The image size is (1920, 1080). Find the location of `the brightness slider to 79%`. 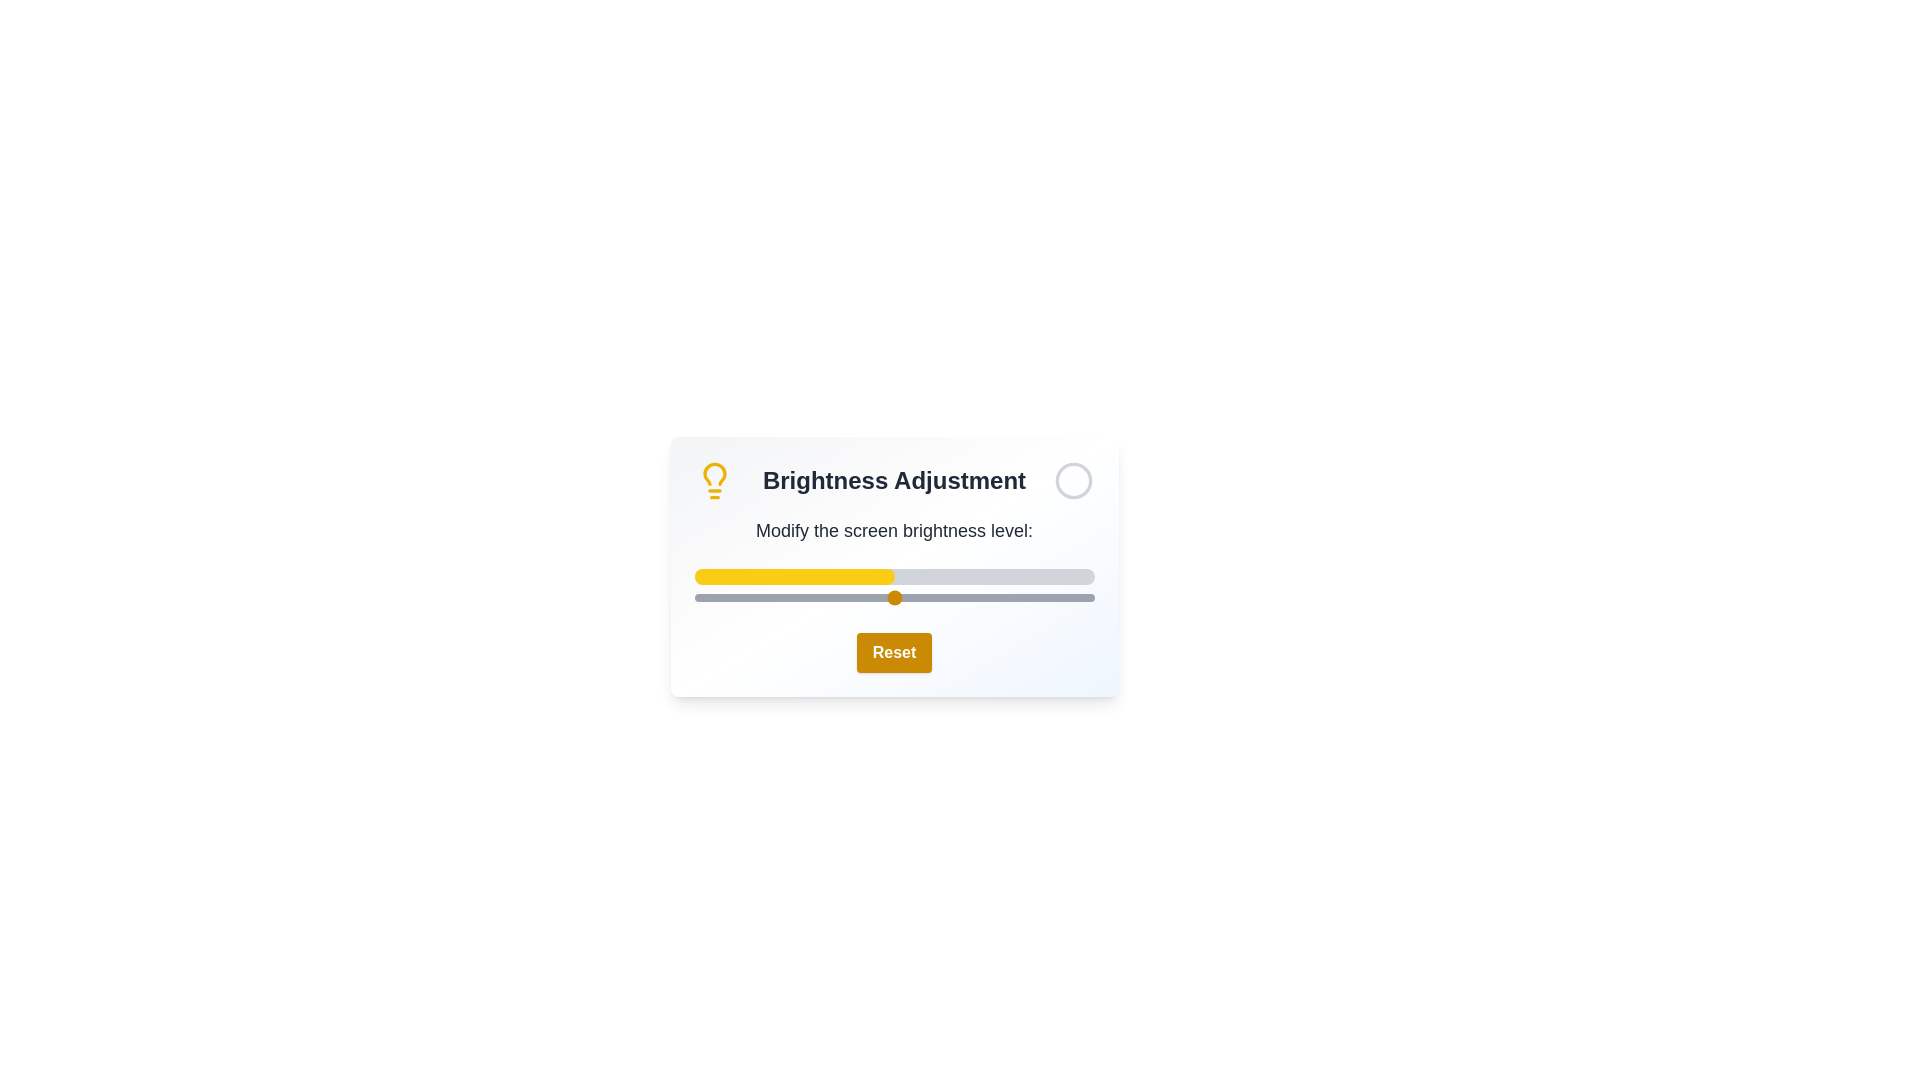

the brightness slider to 79% is located at coordinates (1010, 596).